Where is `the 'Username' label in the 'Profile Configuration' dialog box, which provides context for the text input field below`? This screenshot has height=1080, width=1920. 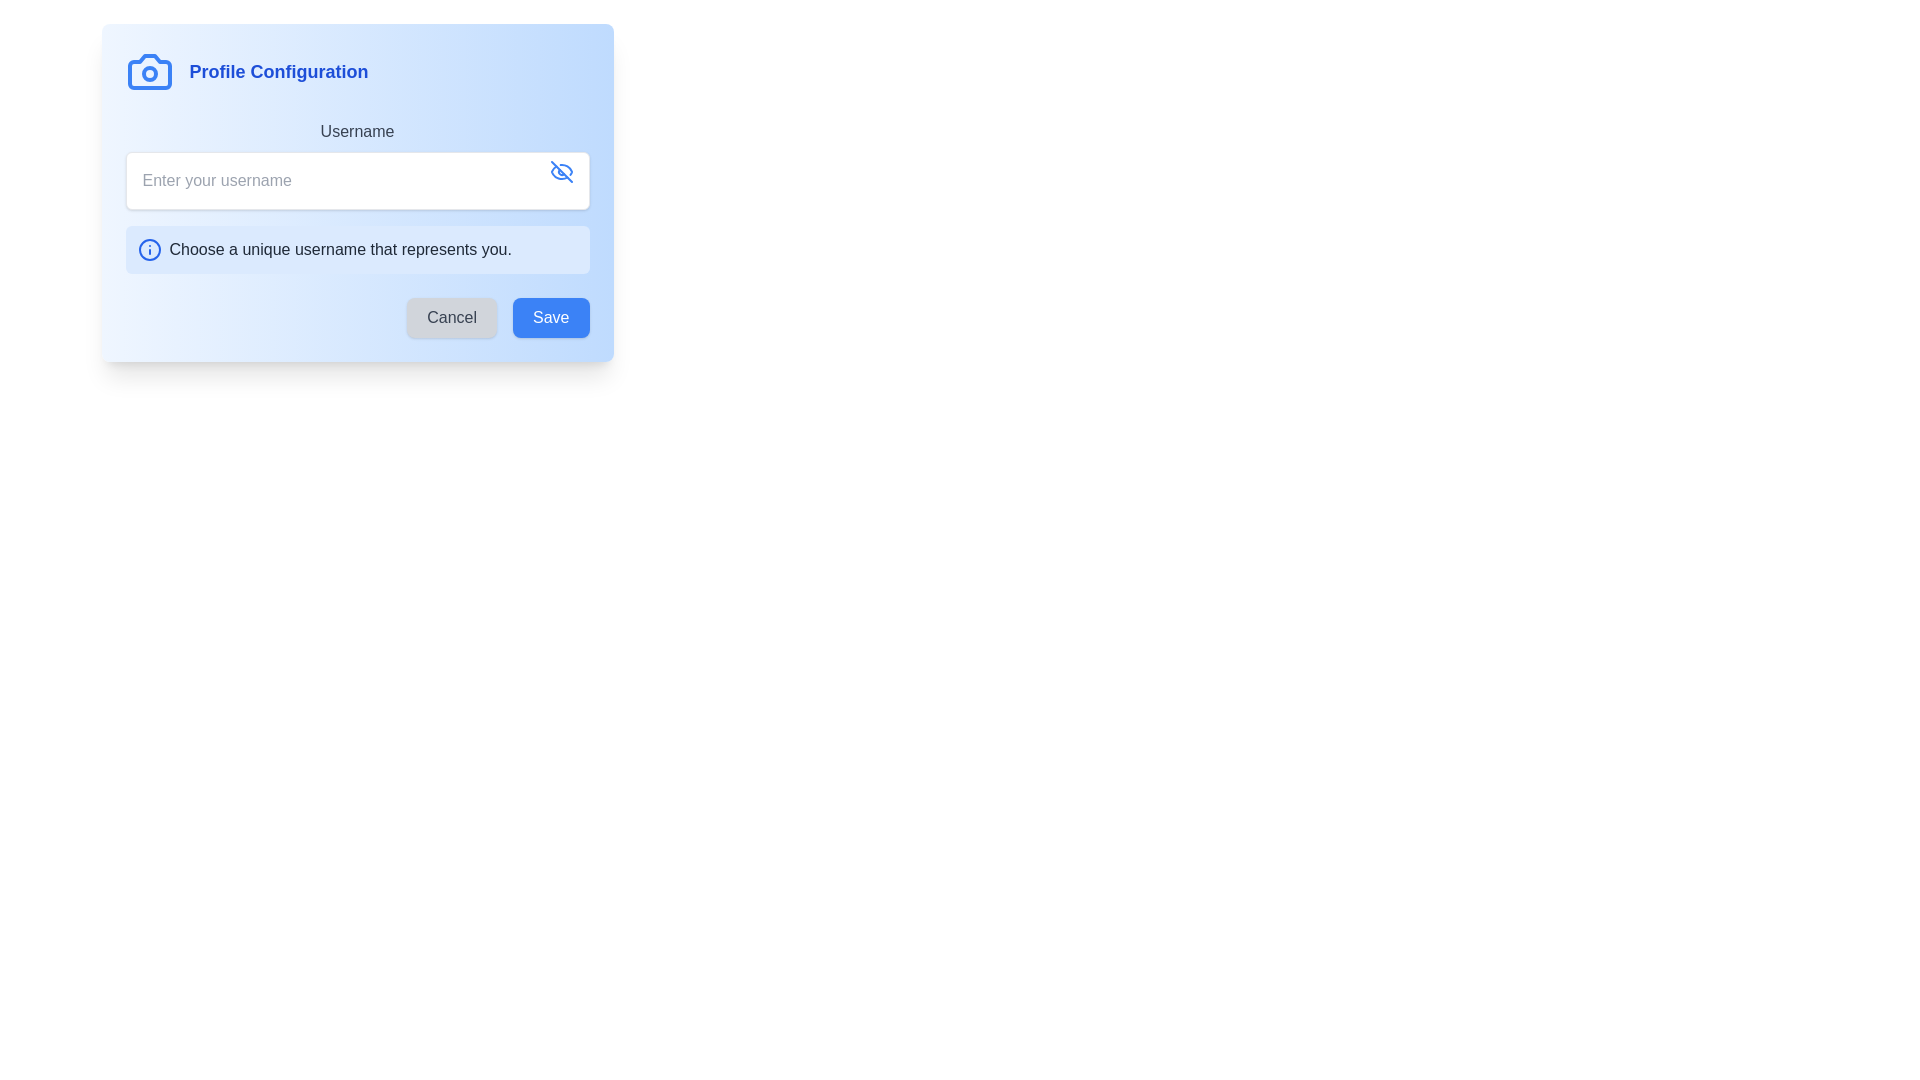 the 'Username' label in the 'Profile Configuration' dialog box, which provides context for the text input field below is located at coordinates (357, 131).